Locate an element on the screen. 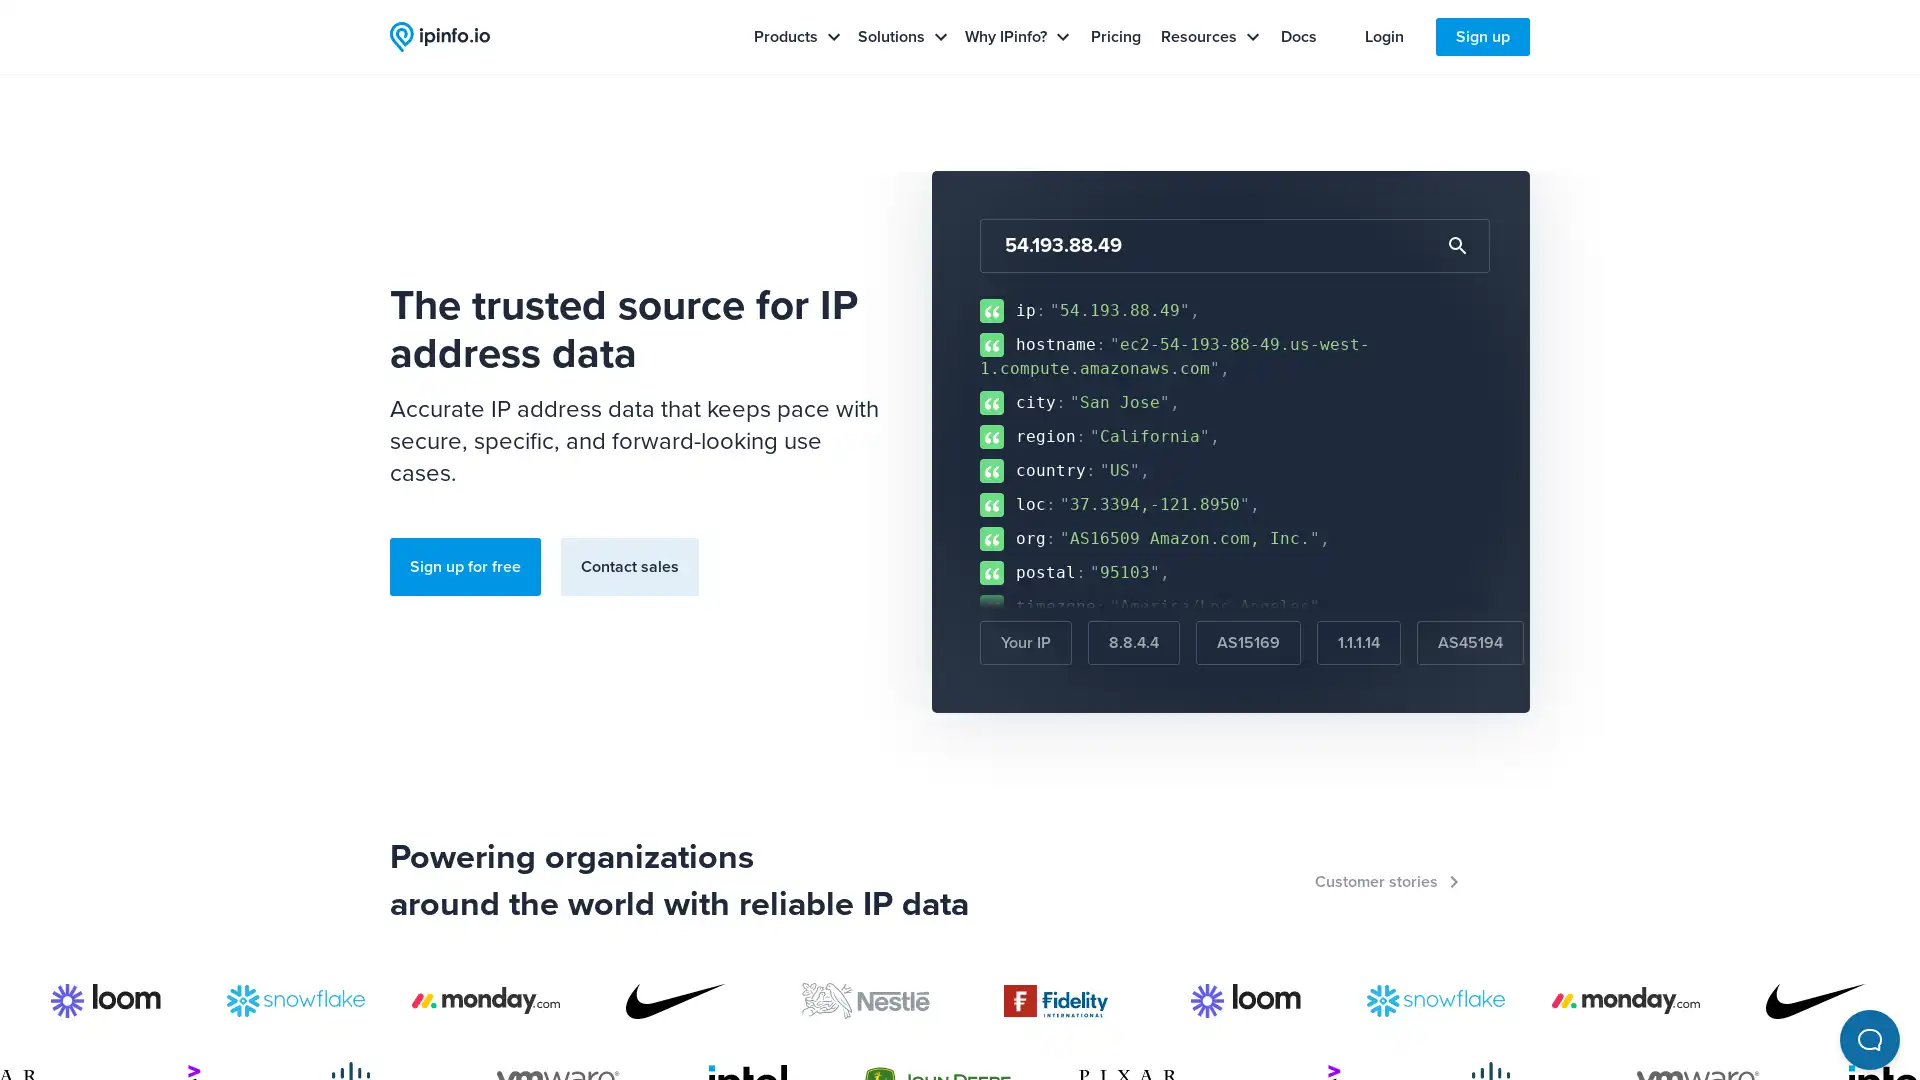  AS15169 is located at coordinates (1247, 643).